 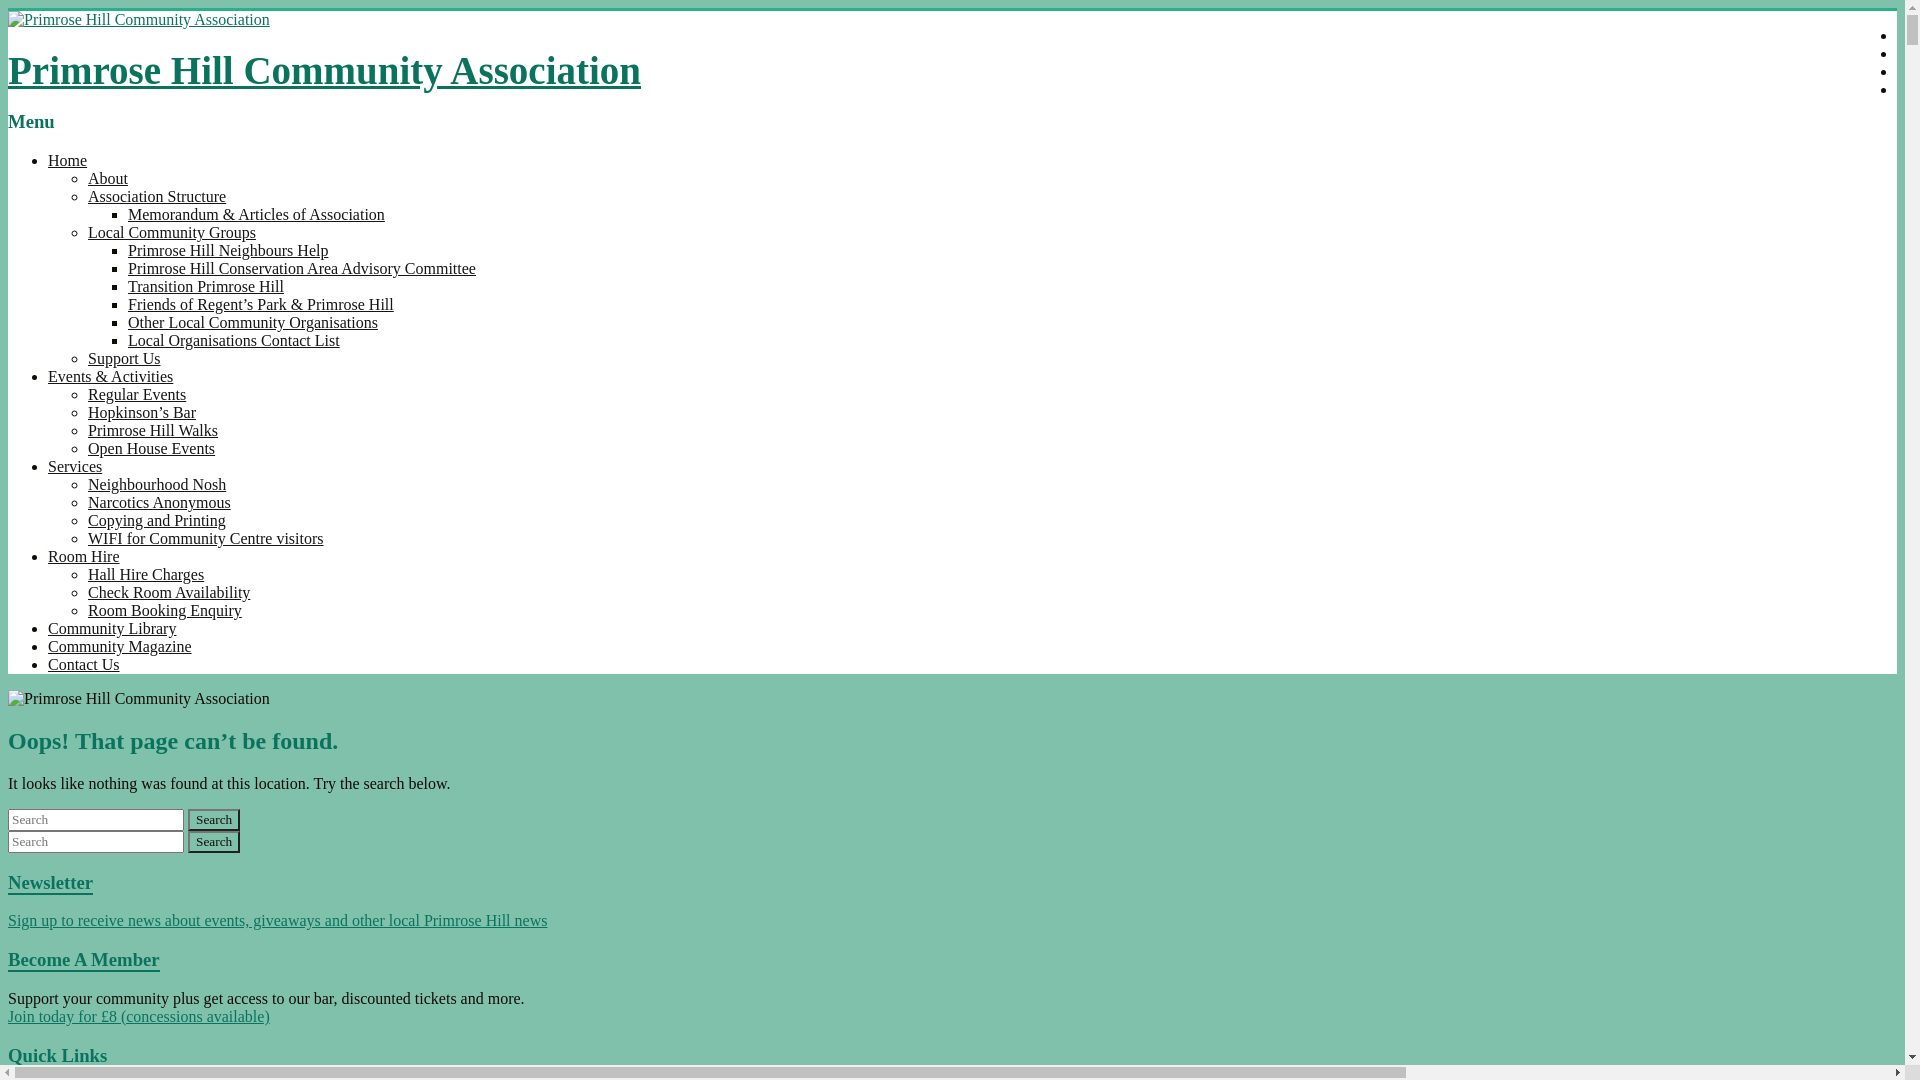 What do you see at coordinates (156, 484) in the screenshot?
I see `'Neighbourhood Nosh'` at bounding box center [156, 484].